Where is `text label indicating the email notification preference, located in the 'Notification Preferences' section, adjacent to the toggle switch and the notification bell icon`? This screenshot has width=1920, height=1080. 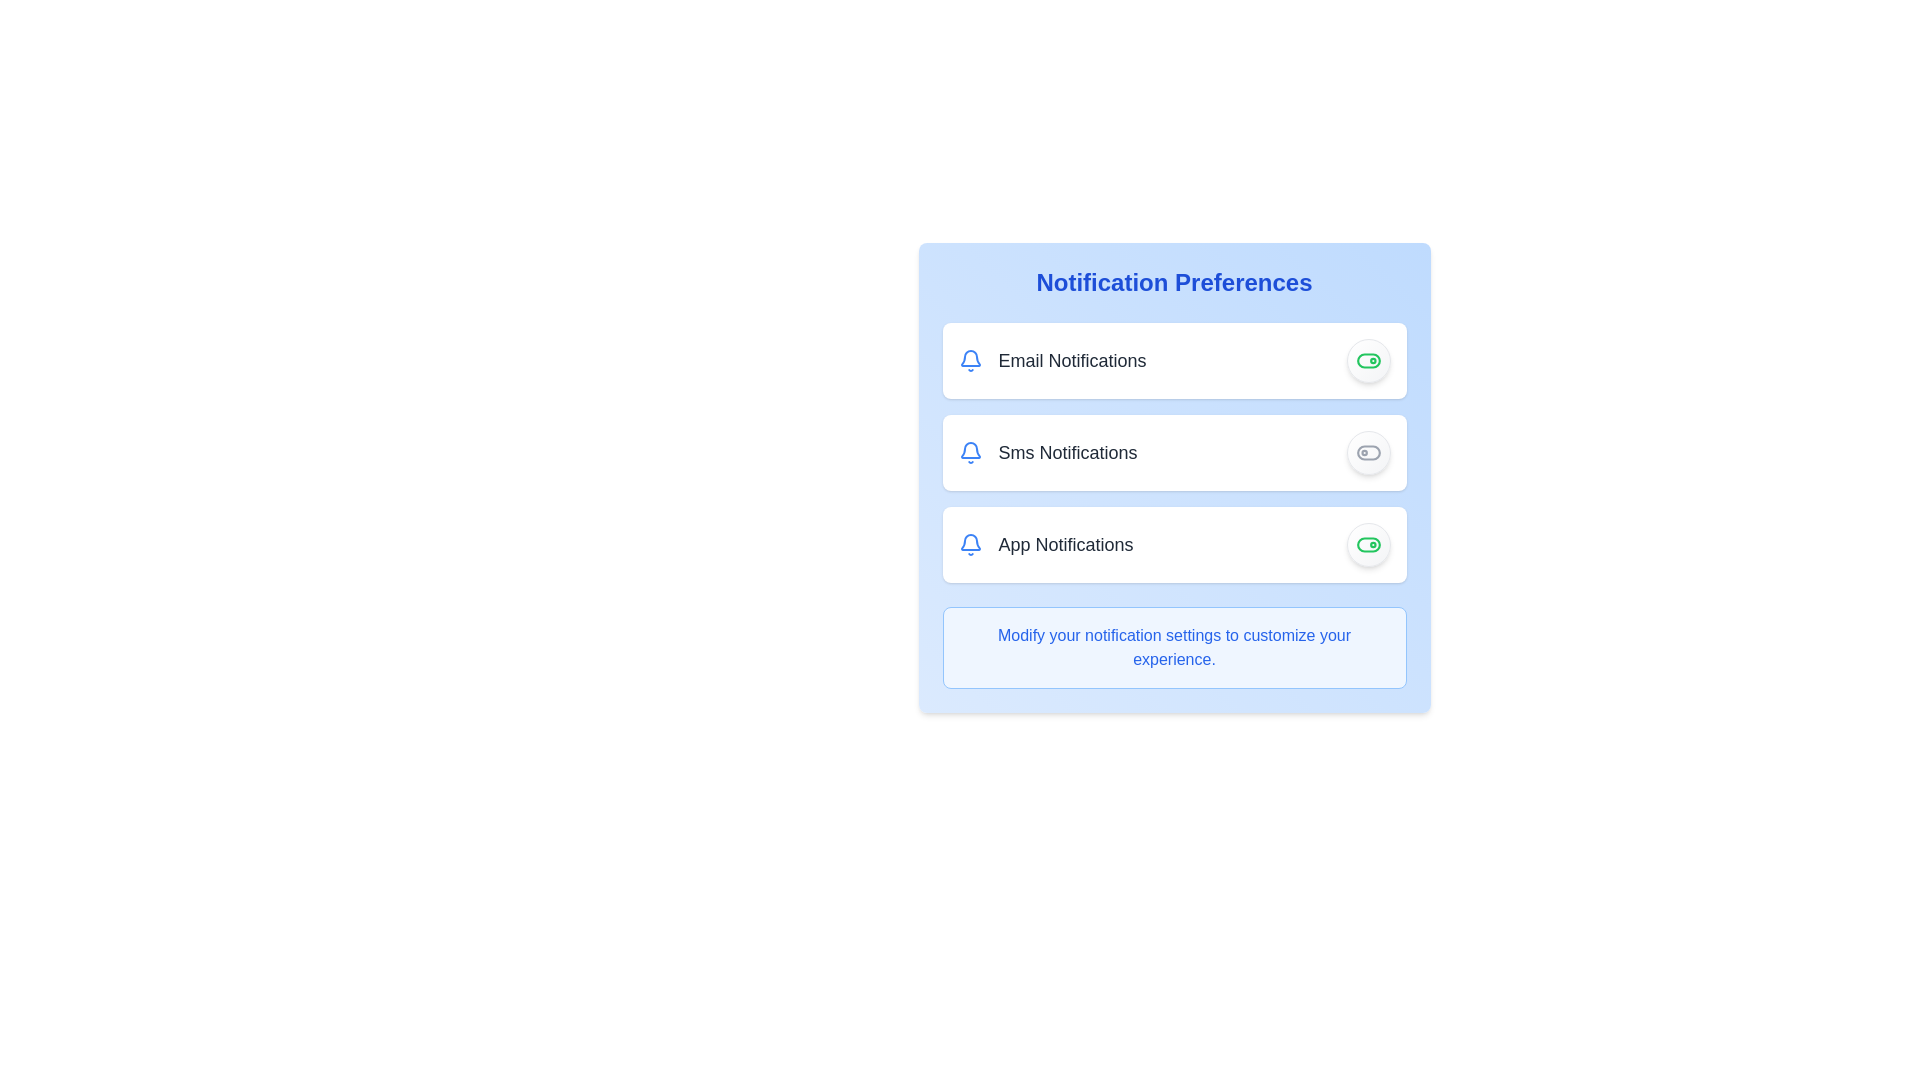
text label indicating the email notification preference, located in the 'Notification Preferences' section, adjacent to the toggle switch and the notification bell icon is located at coordinates (1071, 361).